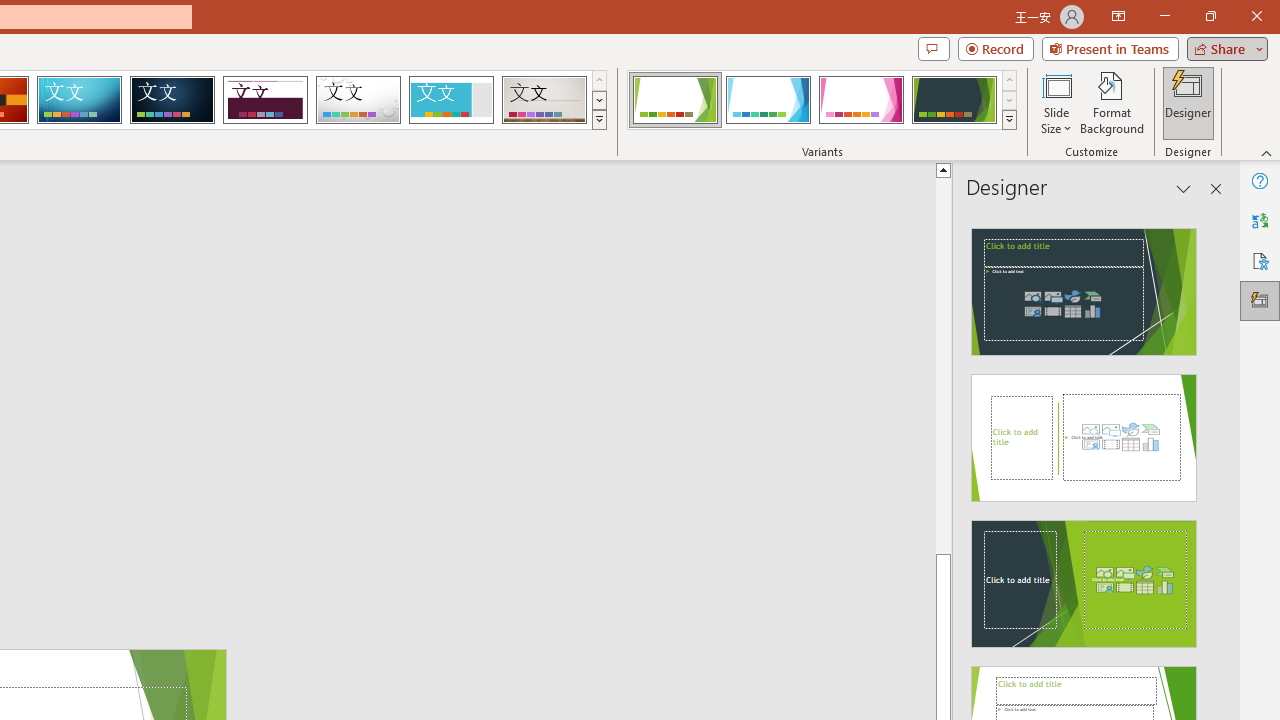  Describe the element at coordinates (450, 100) in the screenshot. I see `'Frame'` at that location.